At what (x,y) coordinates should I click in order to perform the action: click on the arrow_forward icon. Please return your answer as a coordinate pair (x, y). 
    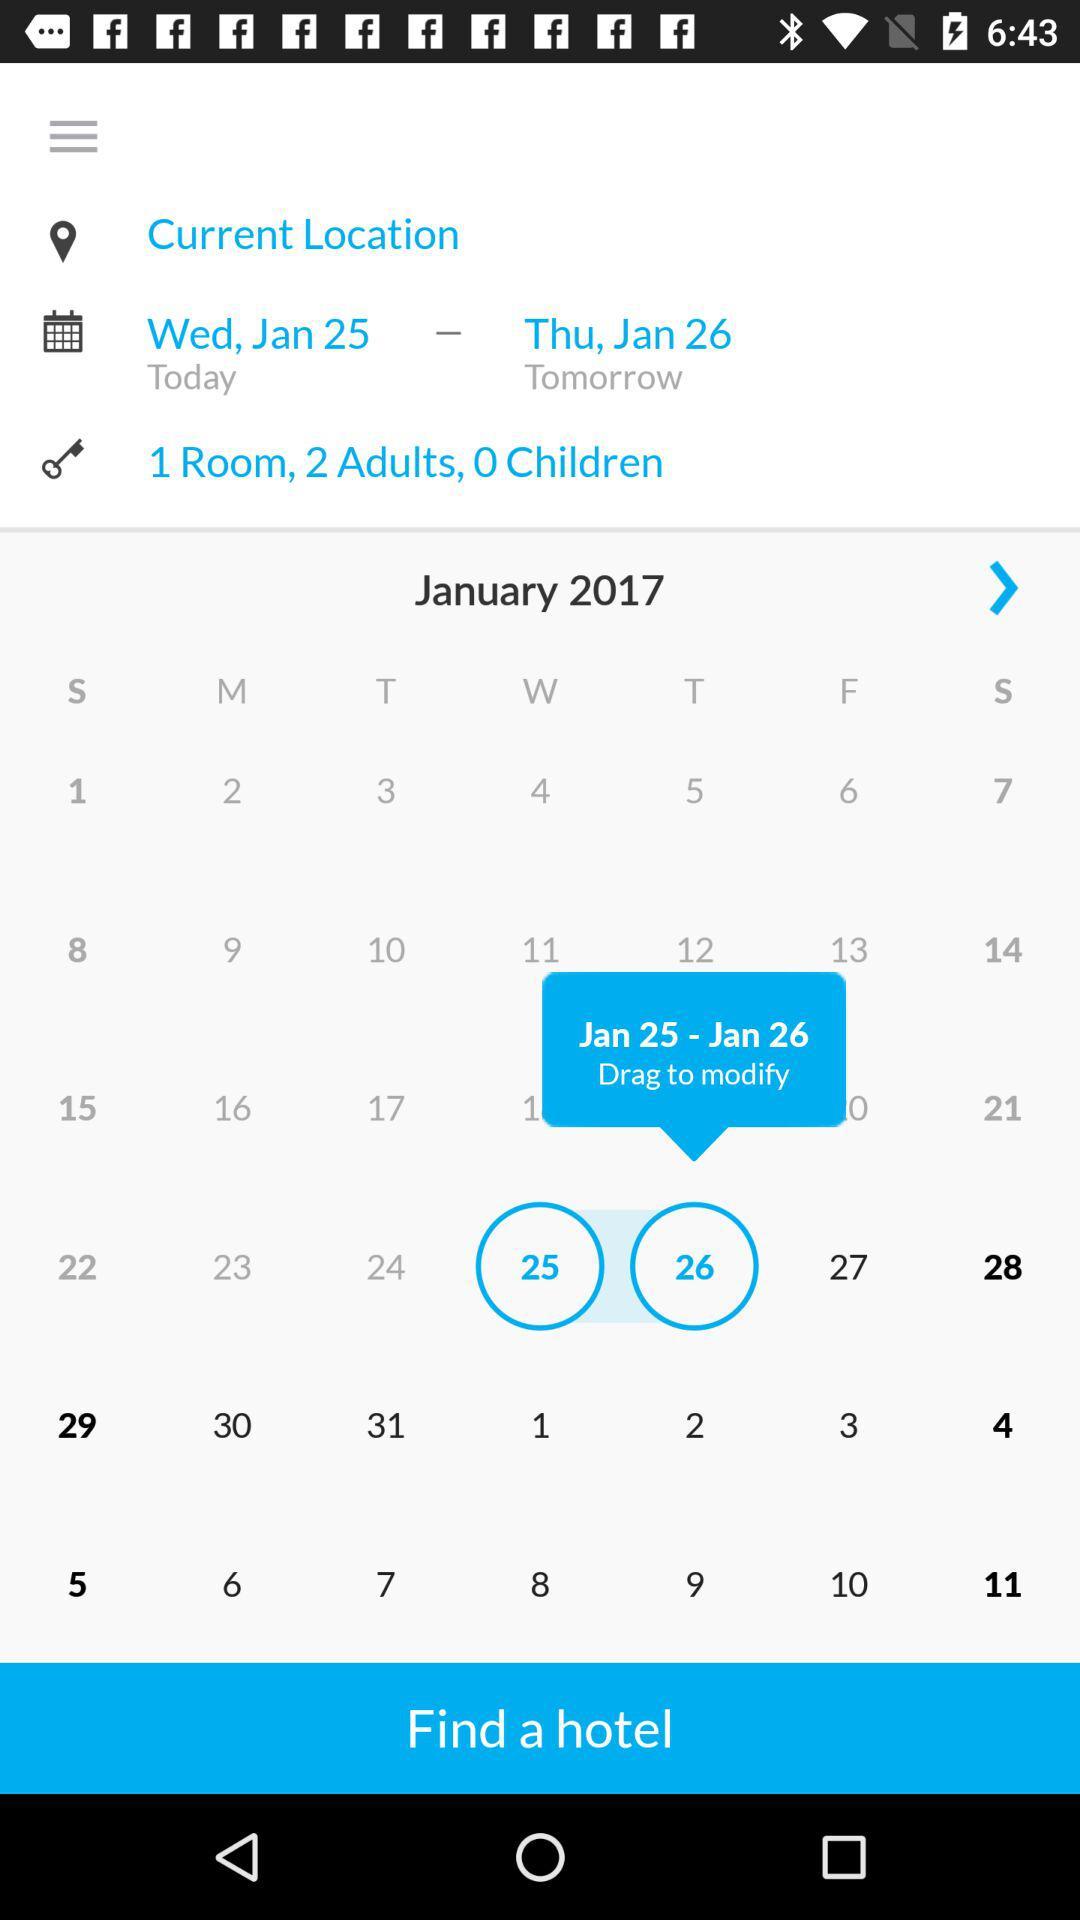
    Looking at the image, I should click on (1002, 600).